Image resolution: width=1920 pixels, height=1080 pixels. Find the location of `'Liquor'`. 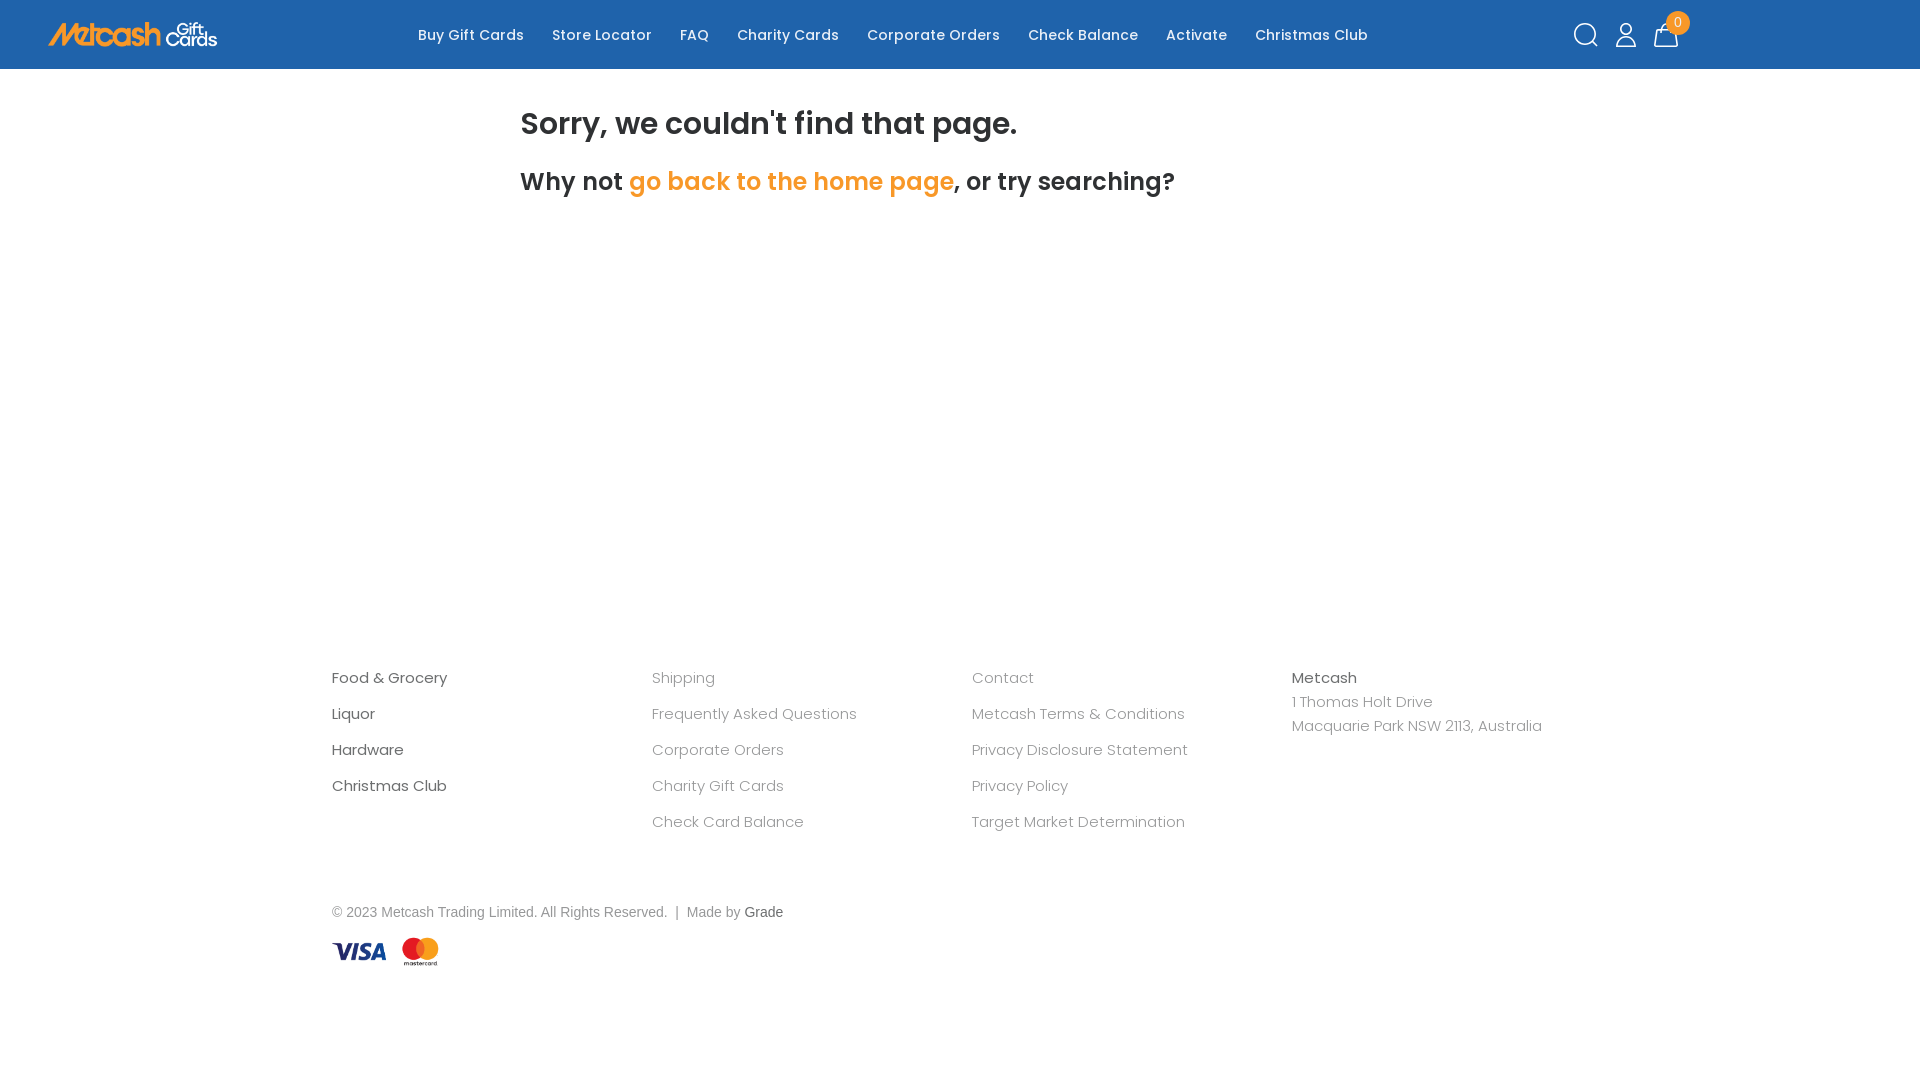

'Liquor' is located at coordinates (353, 712).